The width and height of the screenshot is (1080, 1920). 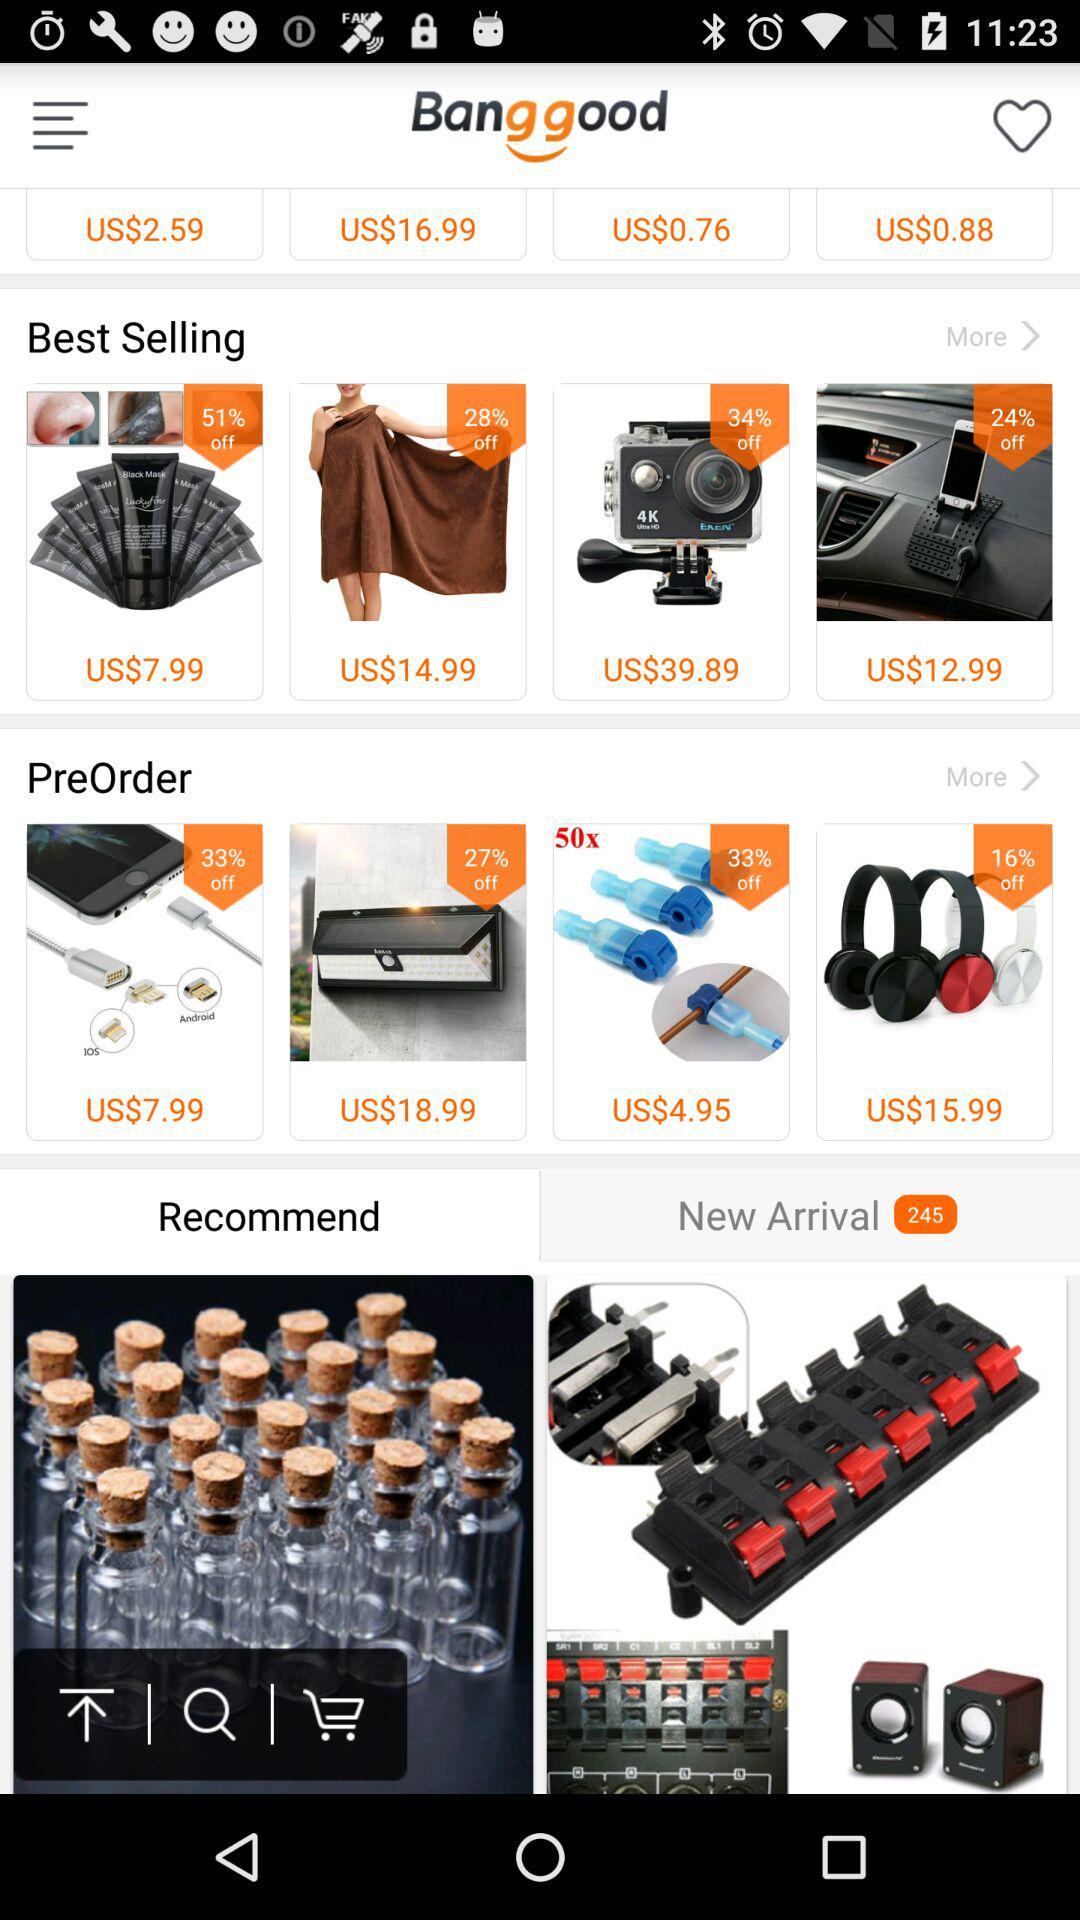 What do you see at coordinates (777, 1213) in the screenshot?
I see `the item to the left of the 245 item` at bounding box center [777, 1213].